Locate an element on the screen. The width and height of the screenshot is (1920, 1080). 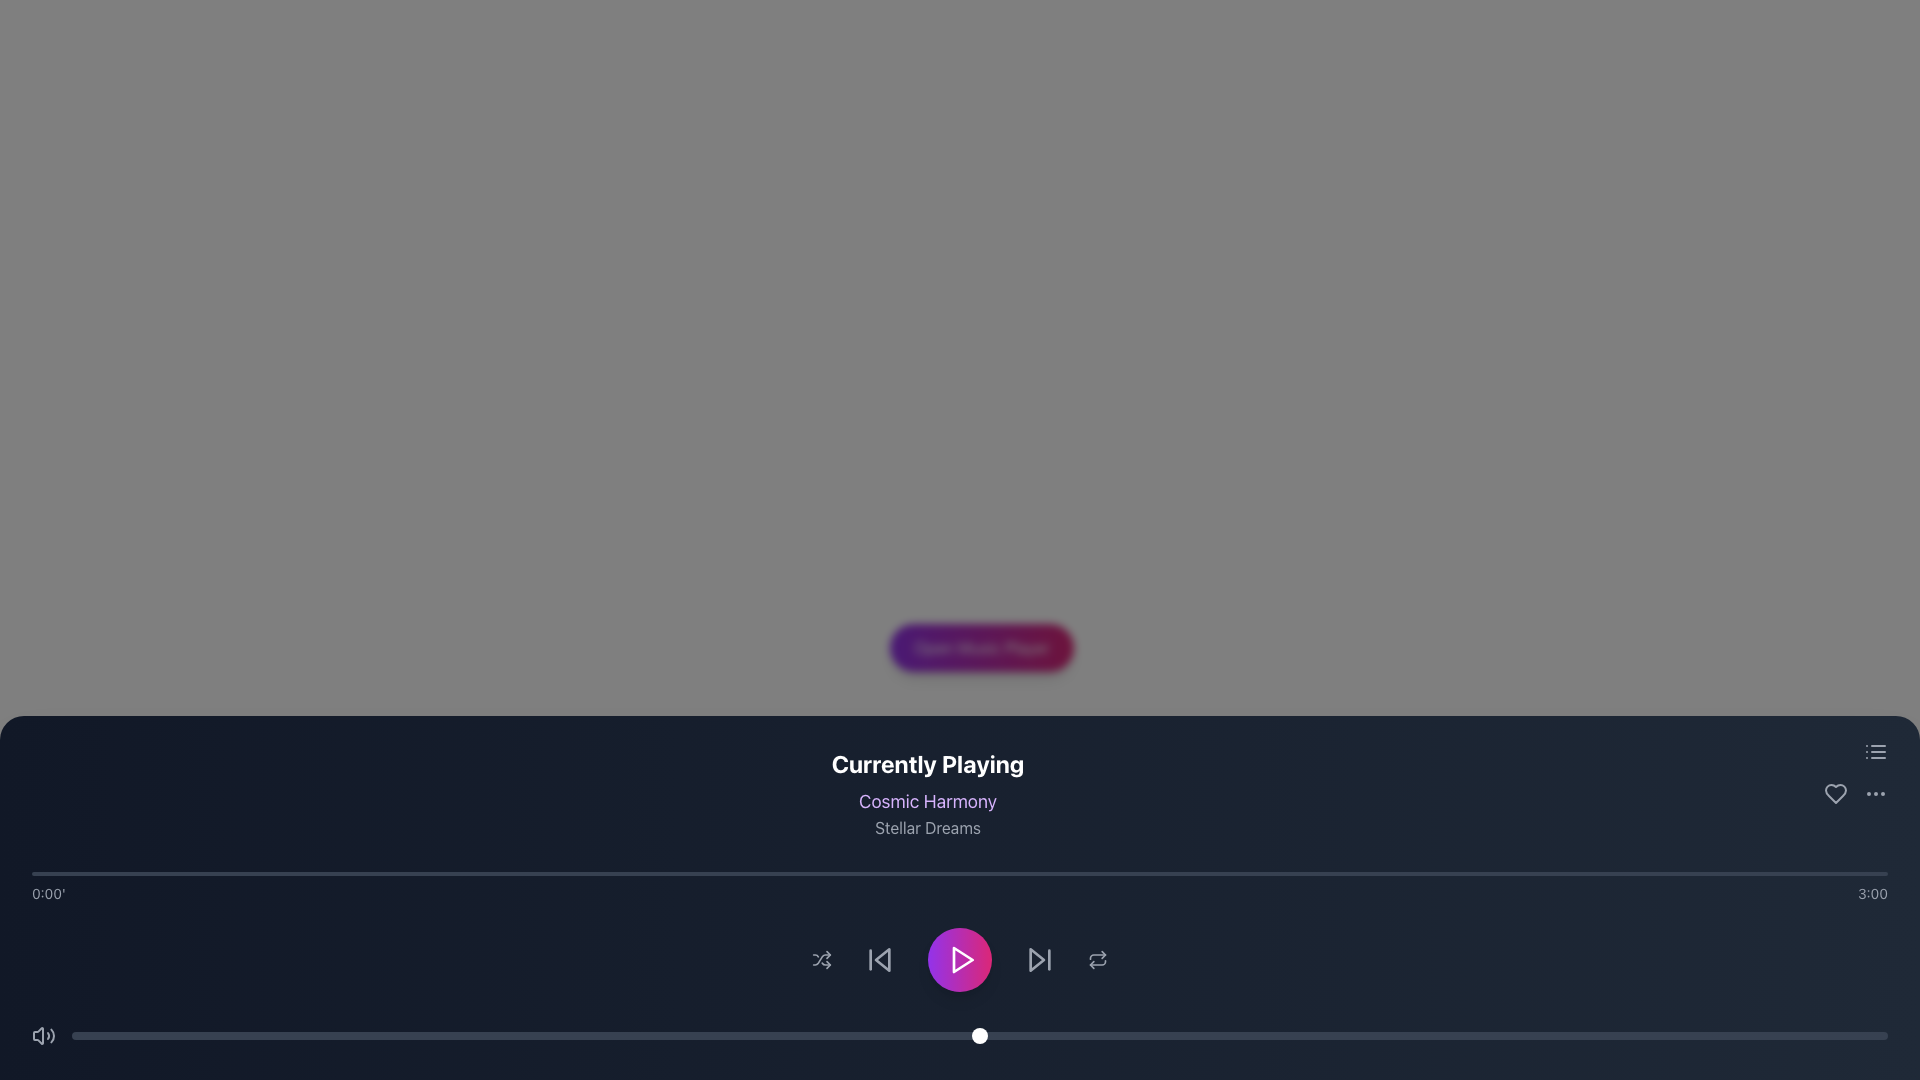
the progress indicator of the Linear Progress Bar located at the bottom section of the interface is located at coordinates (960, 873).